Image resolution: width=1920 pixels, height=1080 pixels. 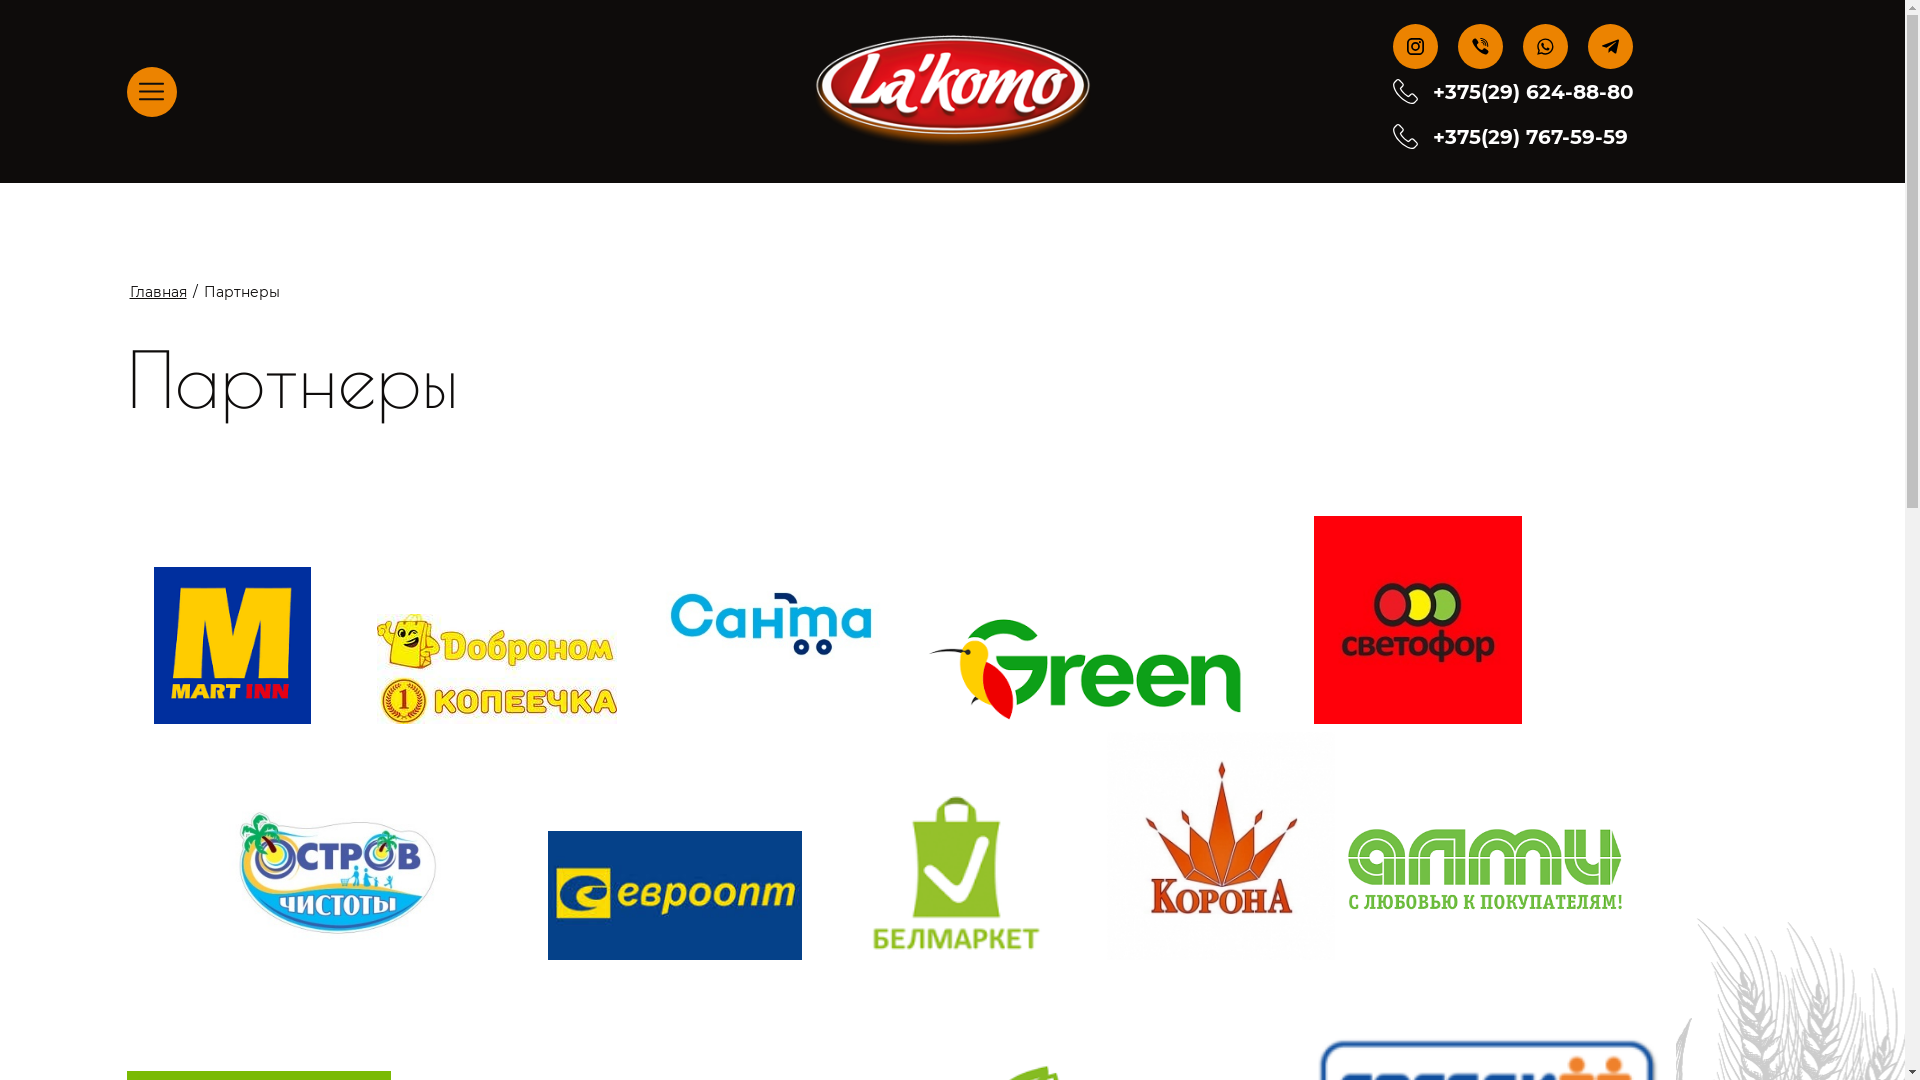 I want to click on '+375(29) 767-59-59', so click(x=1432, y=135).